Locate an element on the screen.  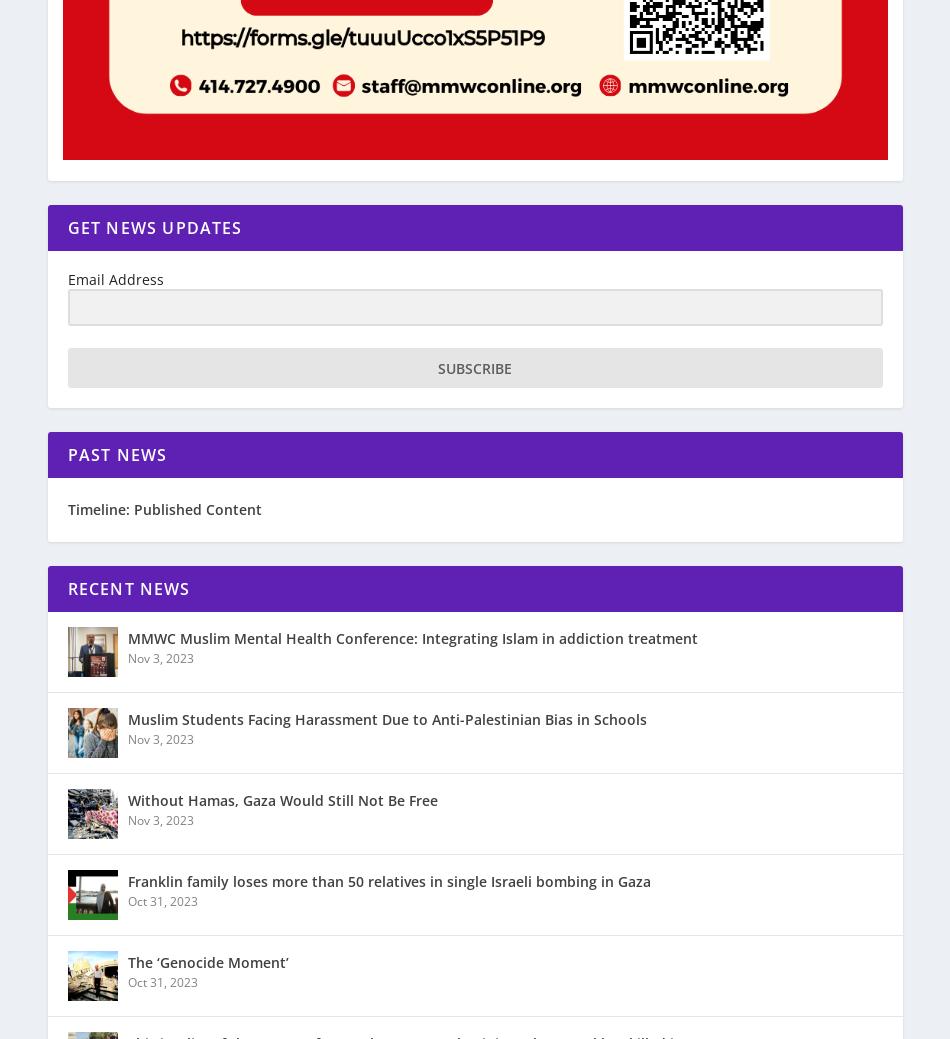
'Email Address' is located at coordinates (115, 278).